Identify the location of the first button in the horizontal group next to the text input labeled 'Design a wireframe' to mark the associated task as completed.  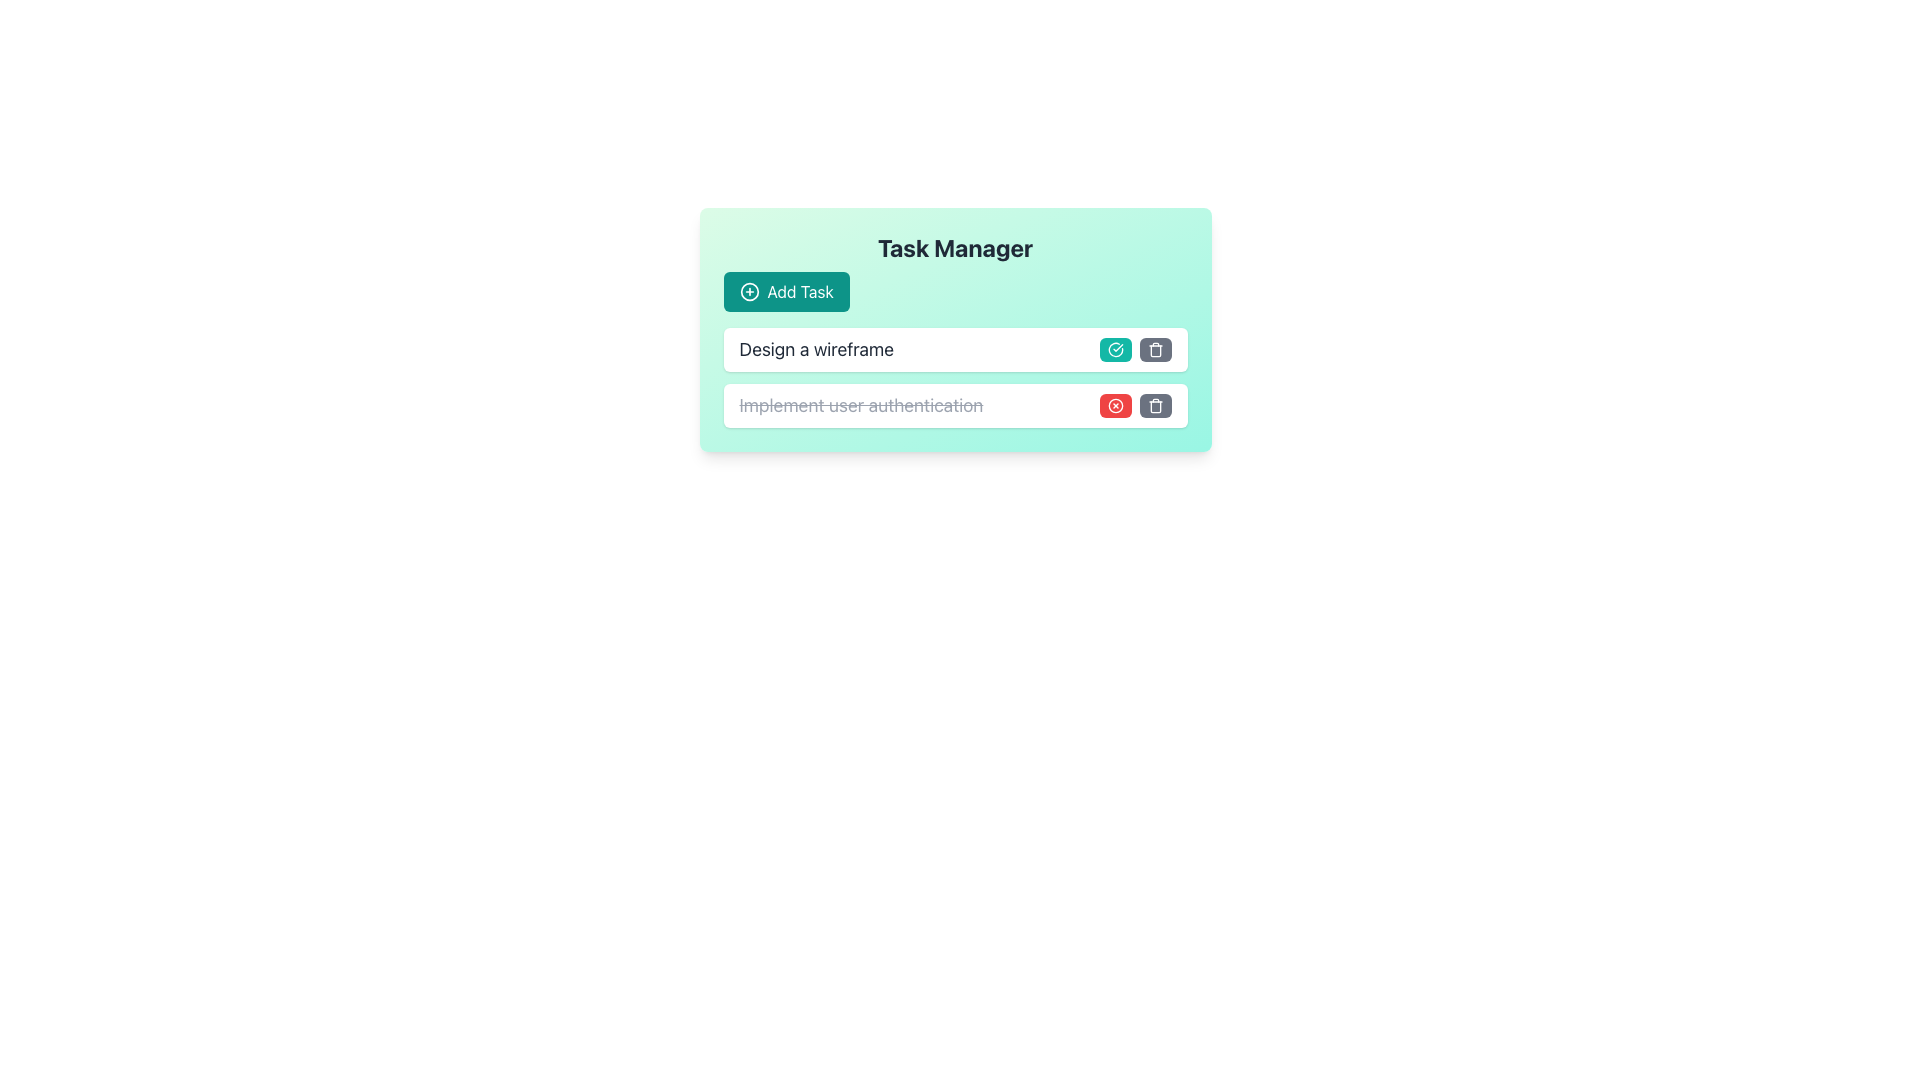
(1114, 349).